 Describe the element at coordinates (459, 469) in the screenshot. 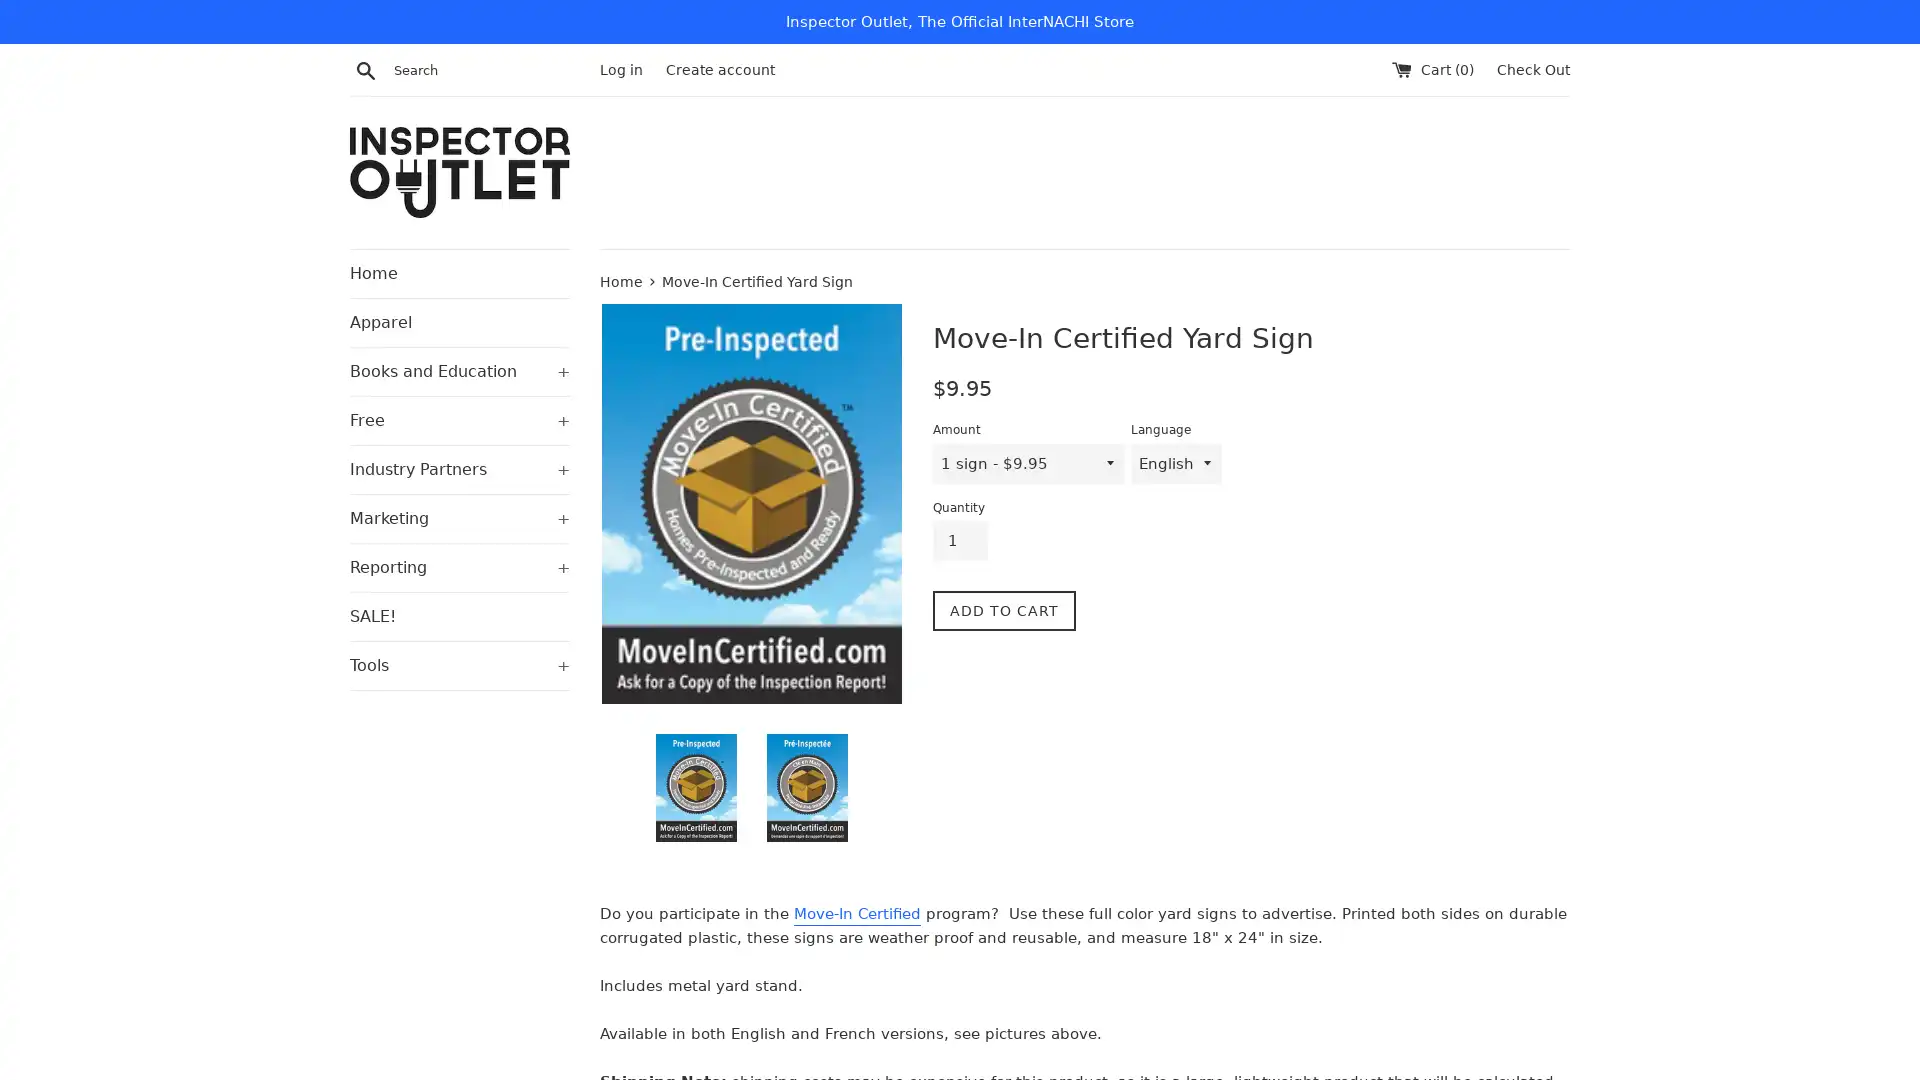

I see `Industry Partners +` at that location.